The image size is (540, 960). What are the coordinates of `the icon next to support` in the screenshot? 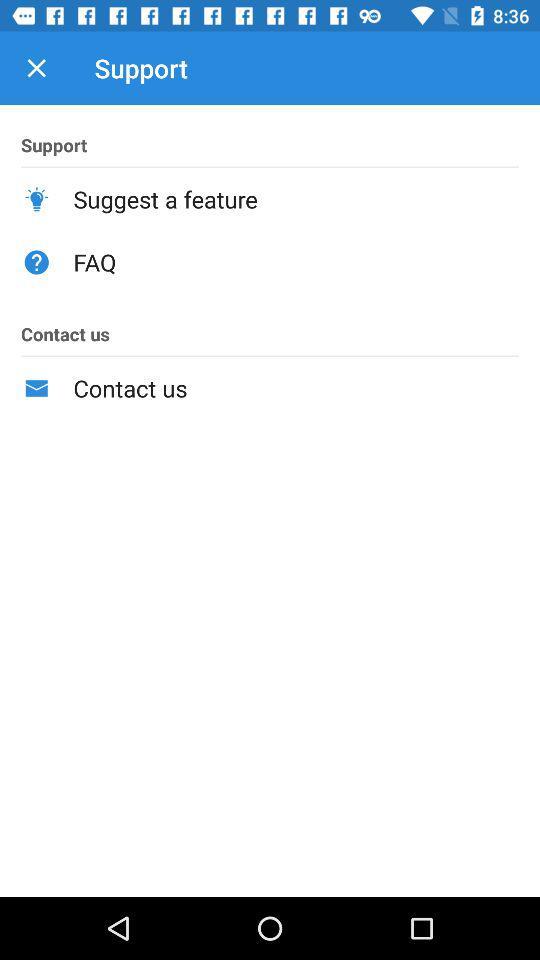 It's located at (36, 68).